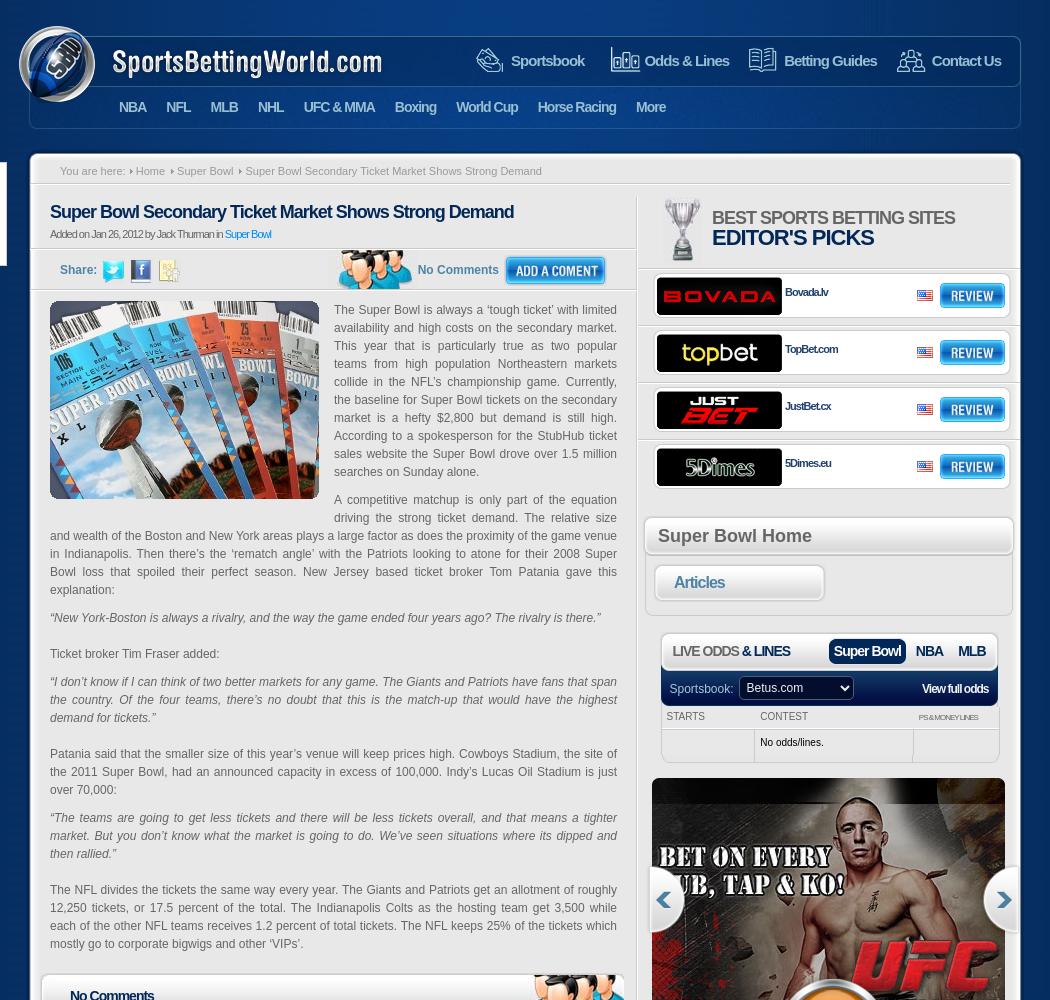 The height and width of the screenshot is (1000, 1050). What do you see at coordinates (133, 654) in the screenshot?
I see `'Ticket broker Tim Fraser added:'` at bounding box center [133, 654].